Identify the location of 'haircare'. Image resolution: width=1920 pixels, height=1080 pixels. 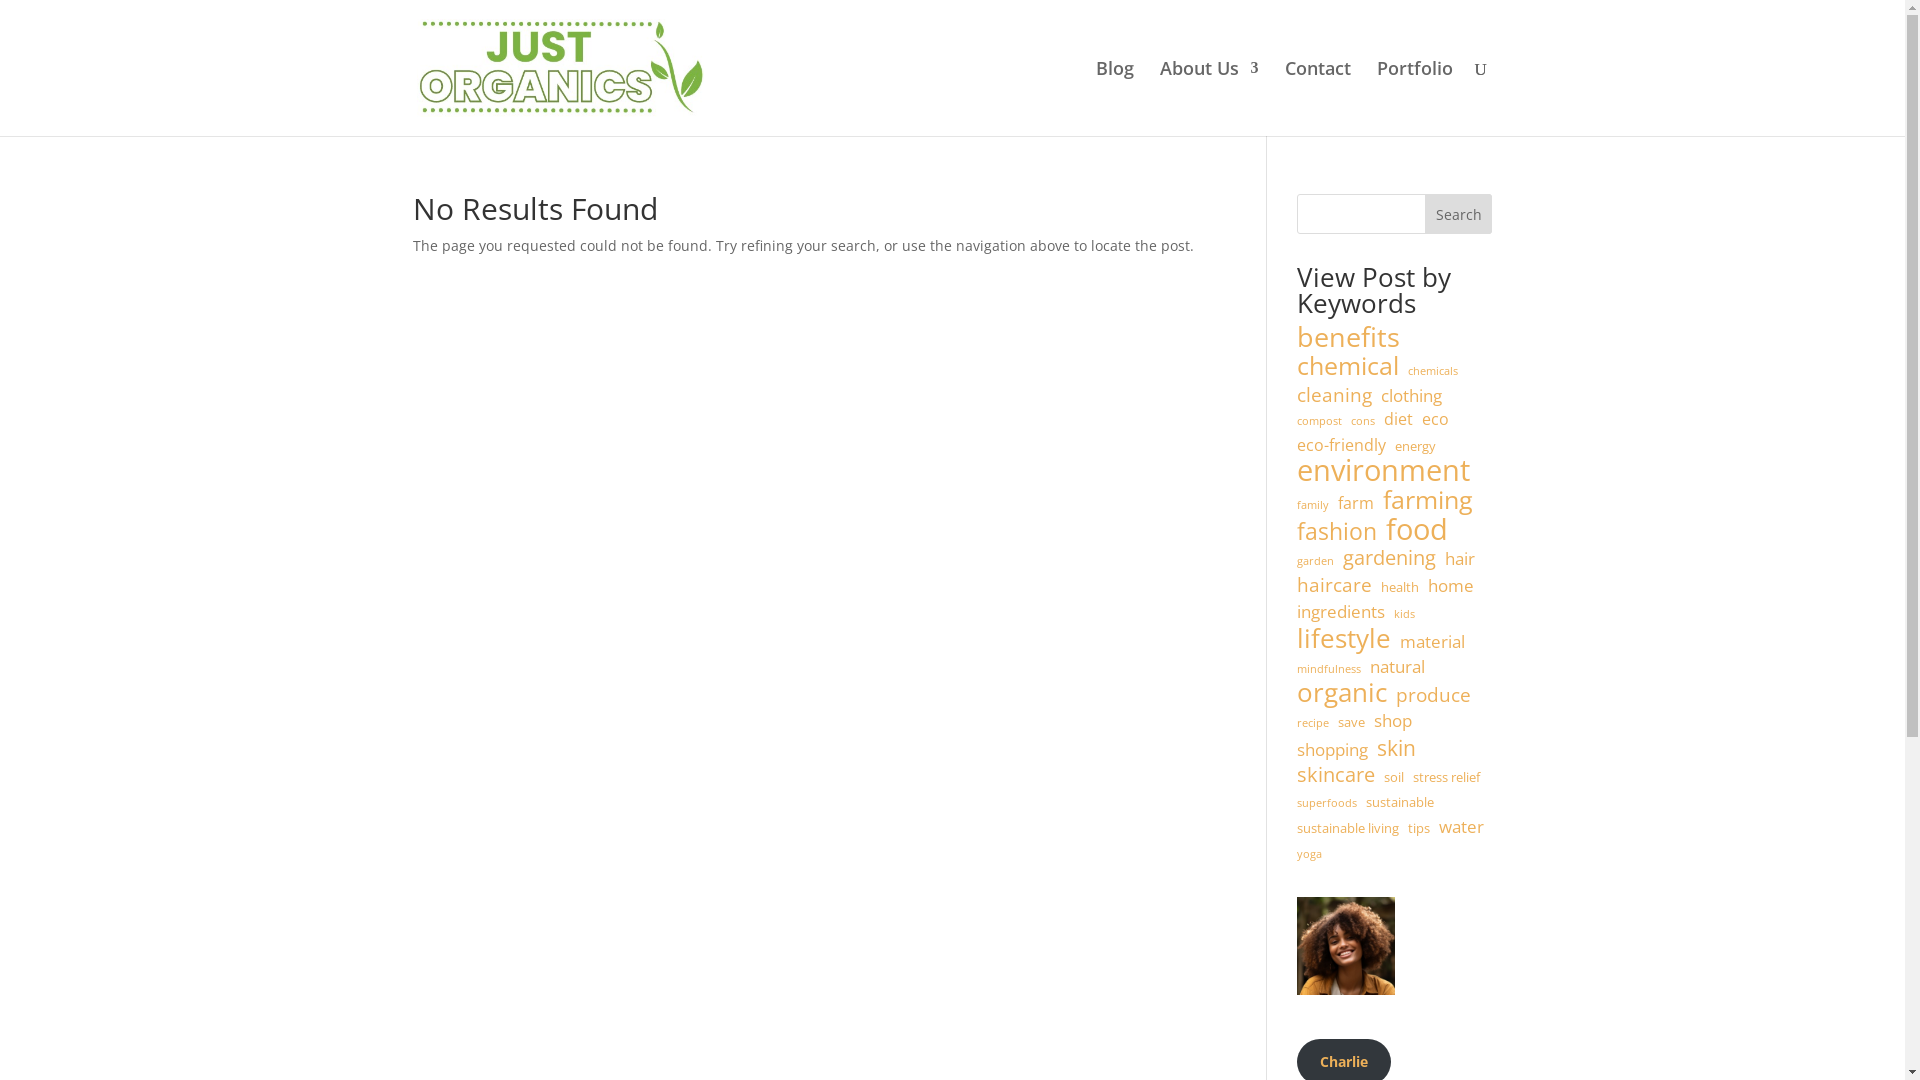
(1334, 585).